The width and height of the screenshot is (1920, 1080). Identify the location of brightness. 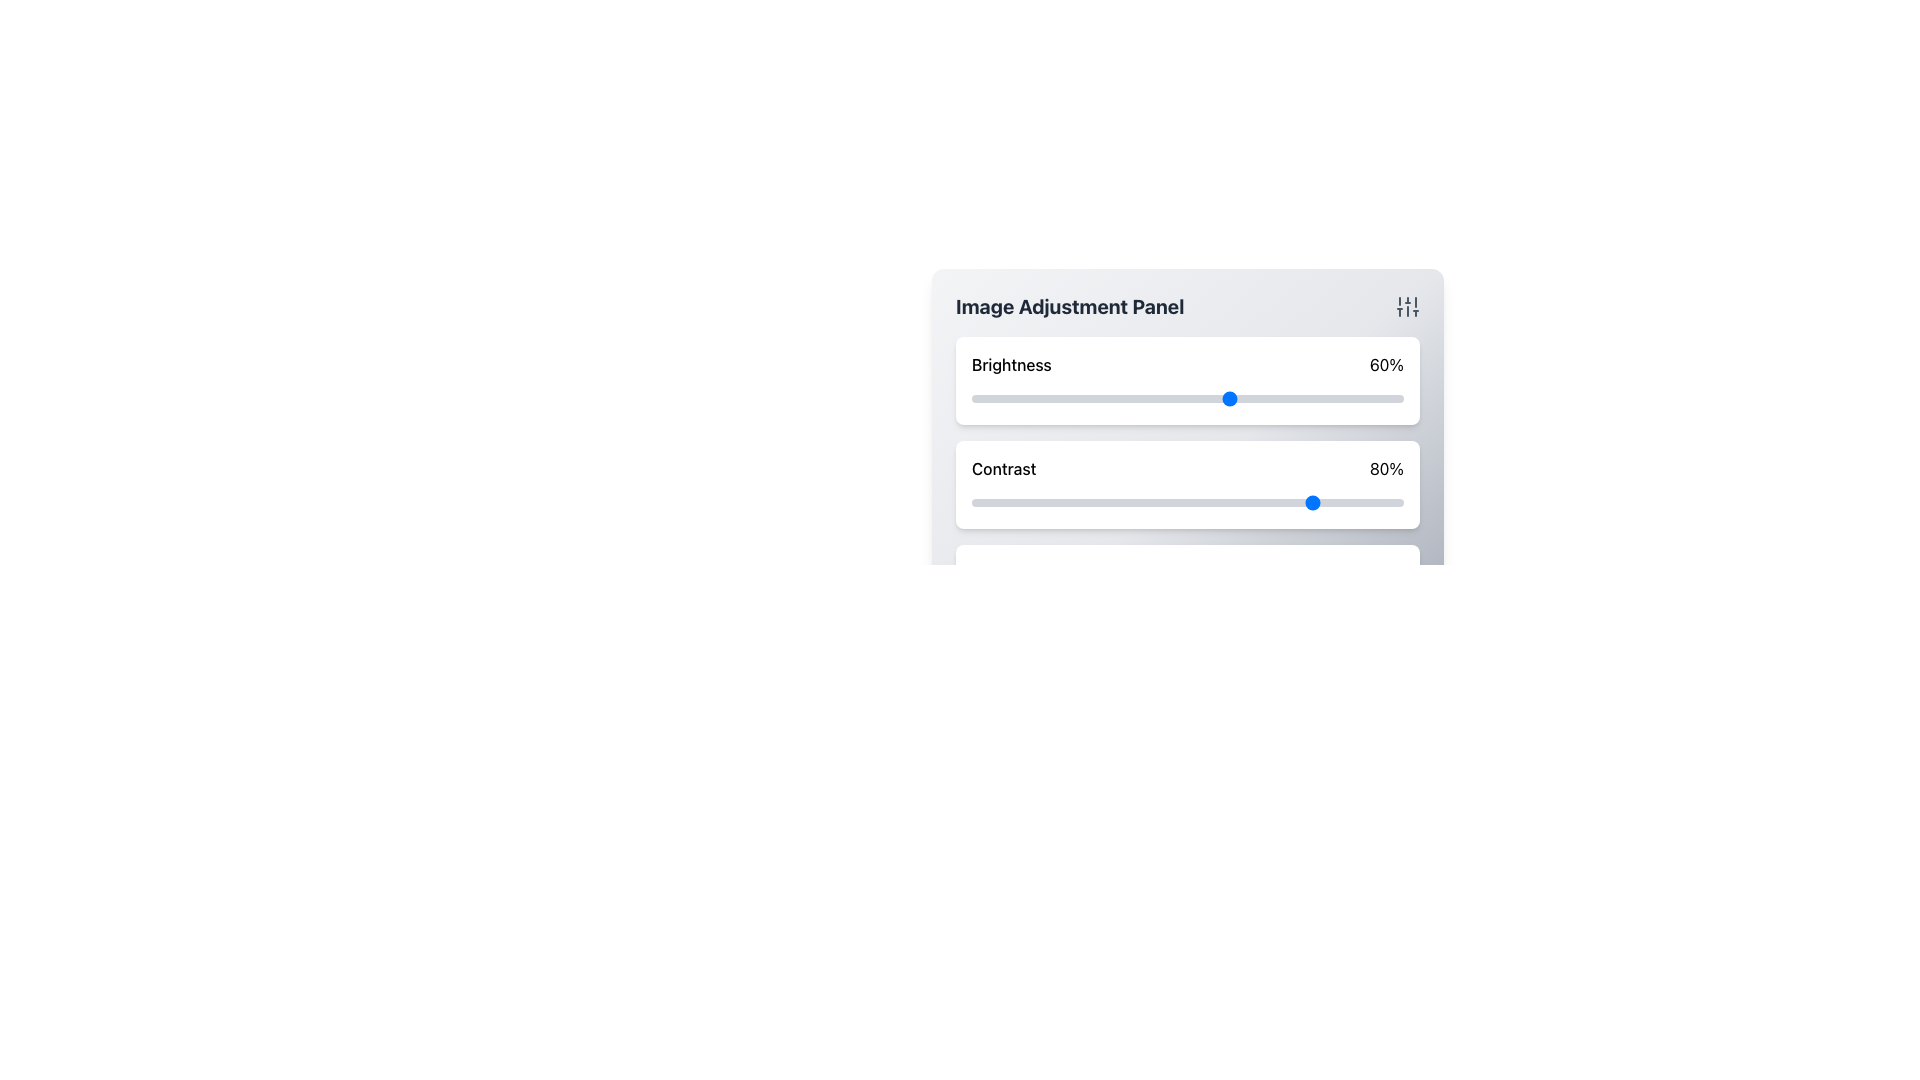
(1283, 398).